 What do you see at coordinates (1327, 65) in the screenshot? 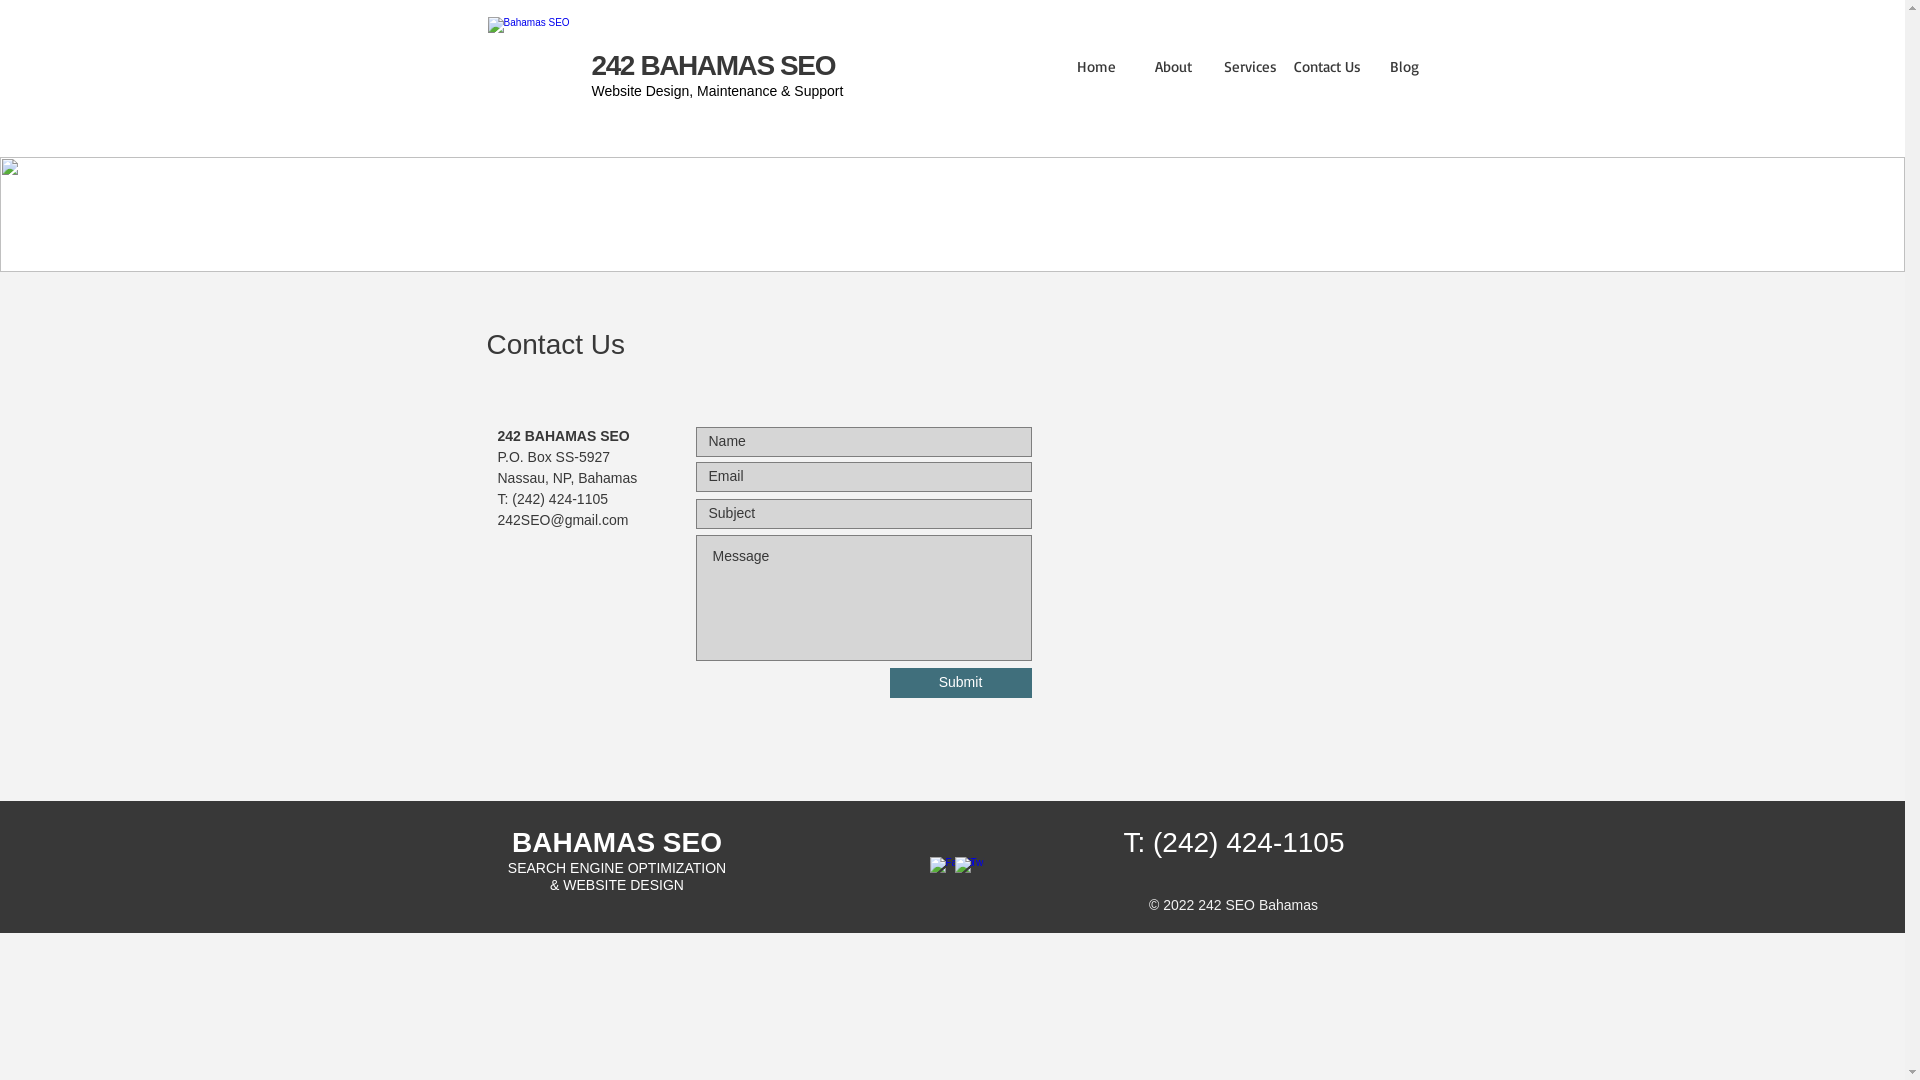
I see `'Contact Us'` at bounding box center [1327, 65].